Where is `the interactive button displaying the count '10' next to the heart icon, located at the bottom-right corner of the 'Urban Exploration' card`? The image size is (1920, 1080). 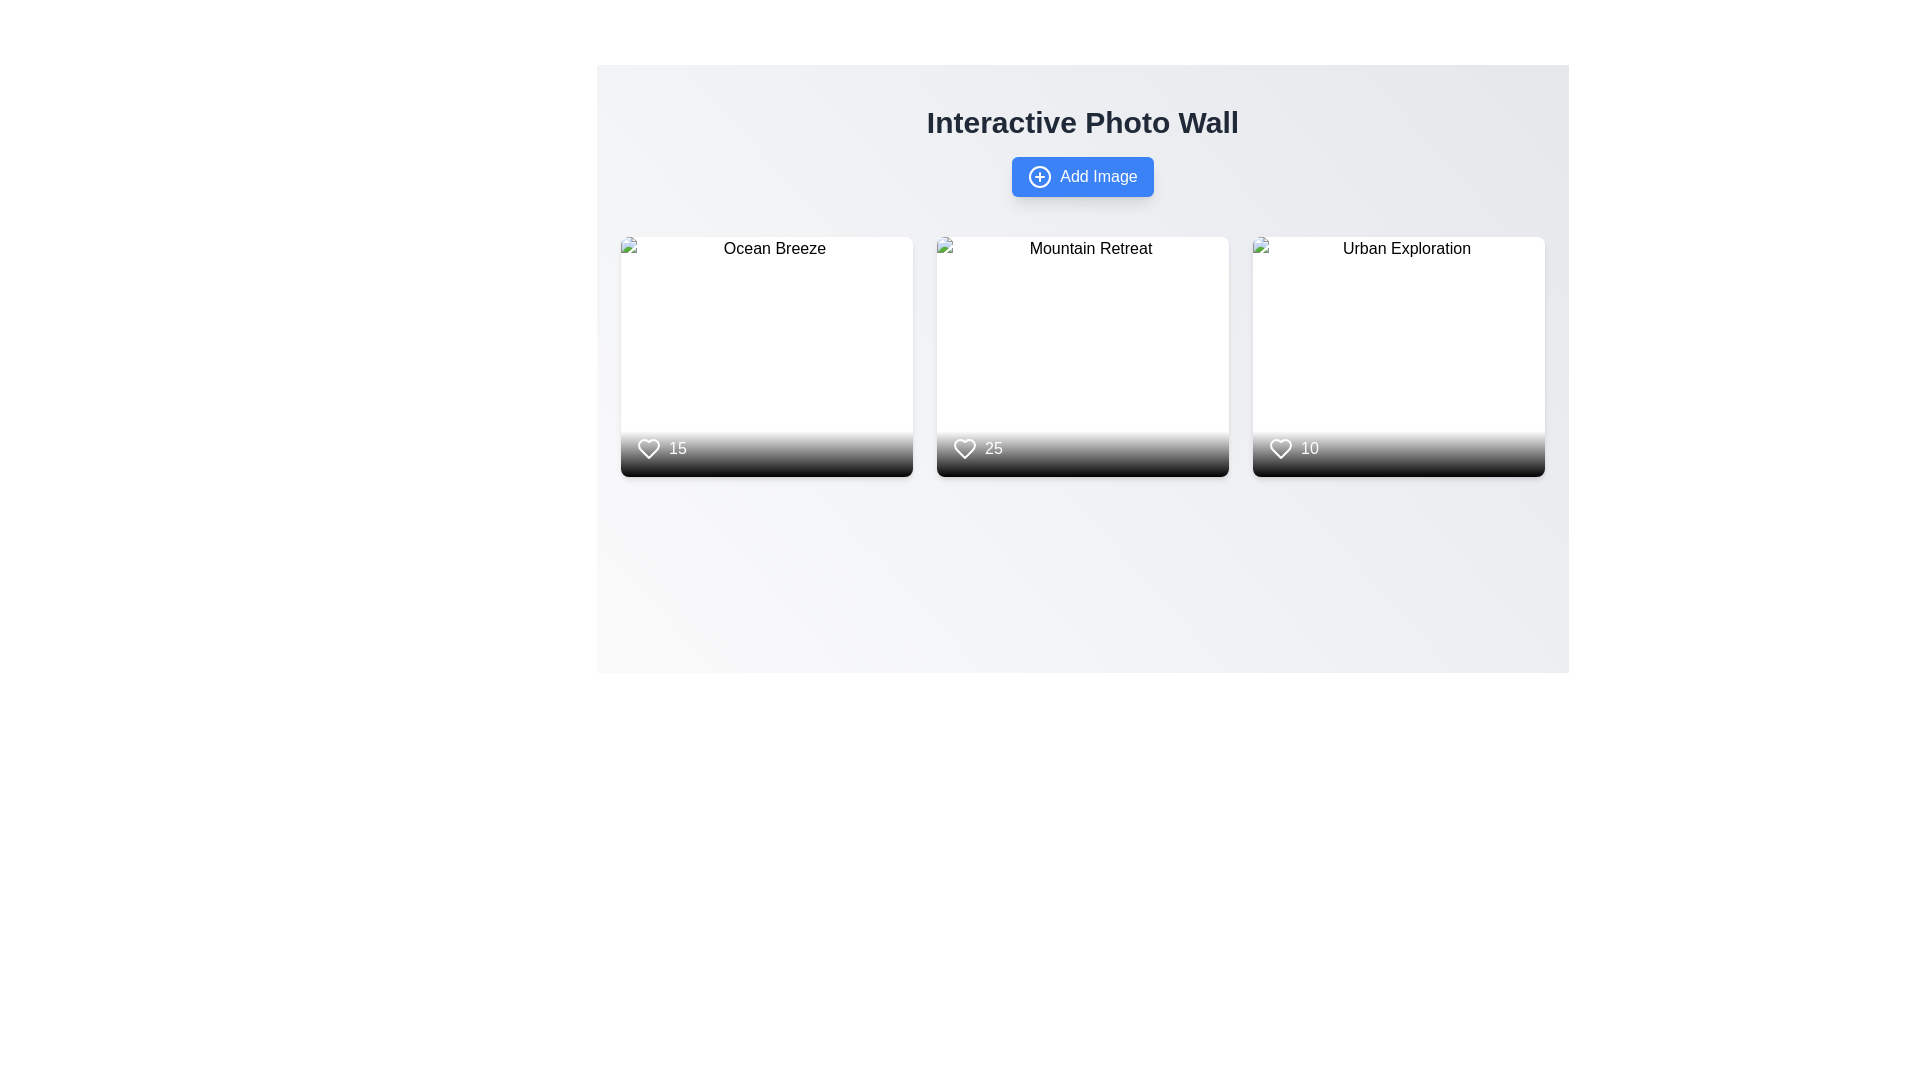 the interactive button displaying the count '10' next to the heart icon, located at the bottom-right corner of the 'Urban Exploration' card is located at coordinates (1293, 447).